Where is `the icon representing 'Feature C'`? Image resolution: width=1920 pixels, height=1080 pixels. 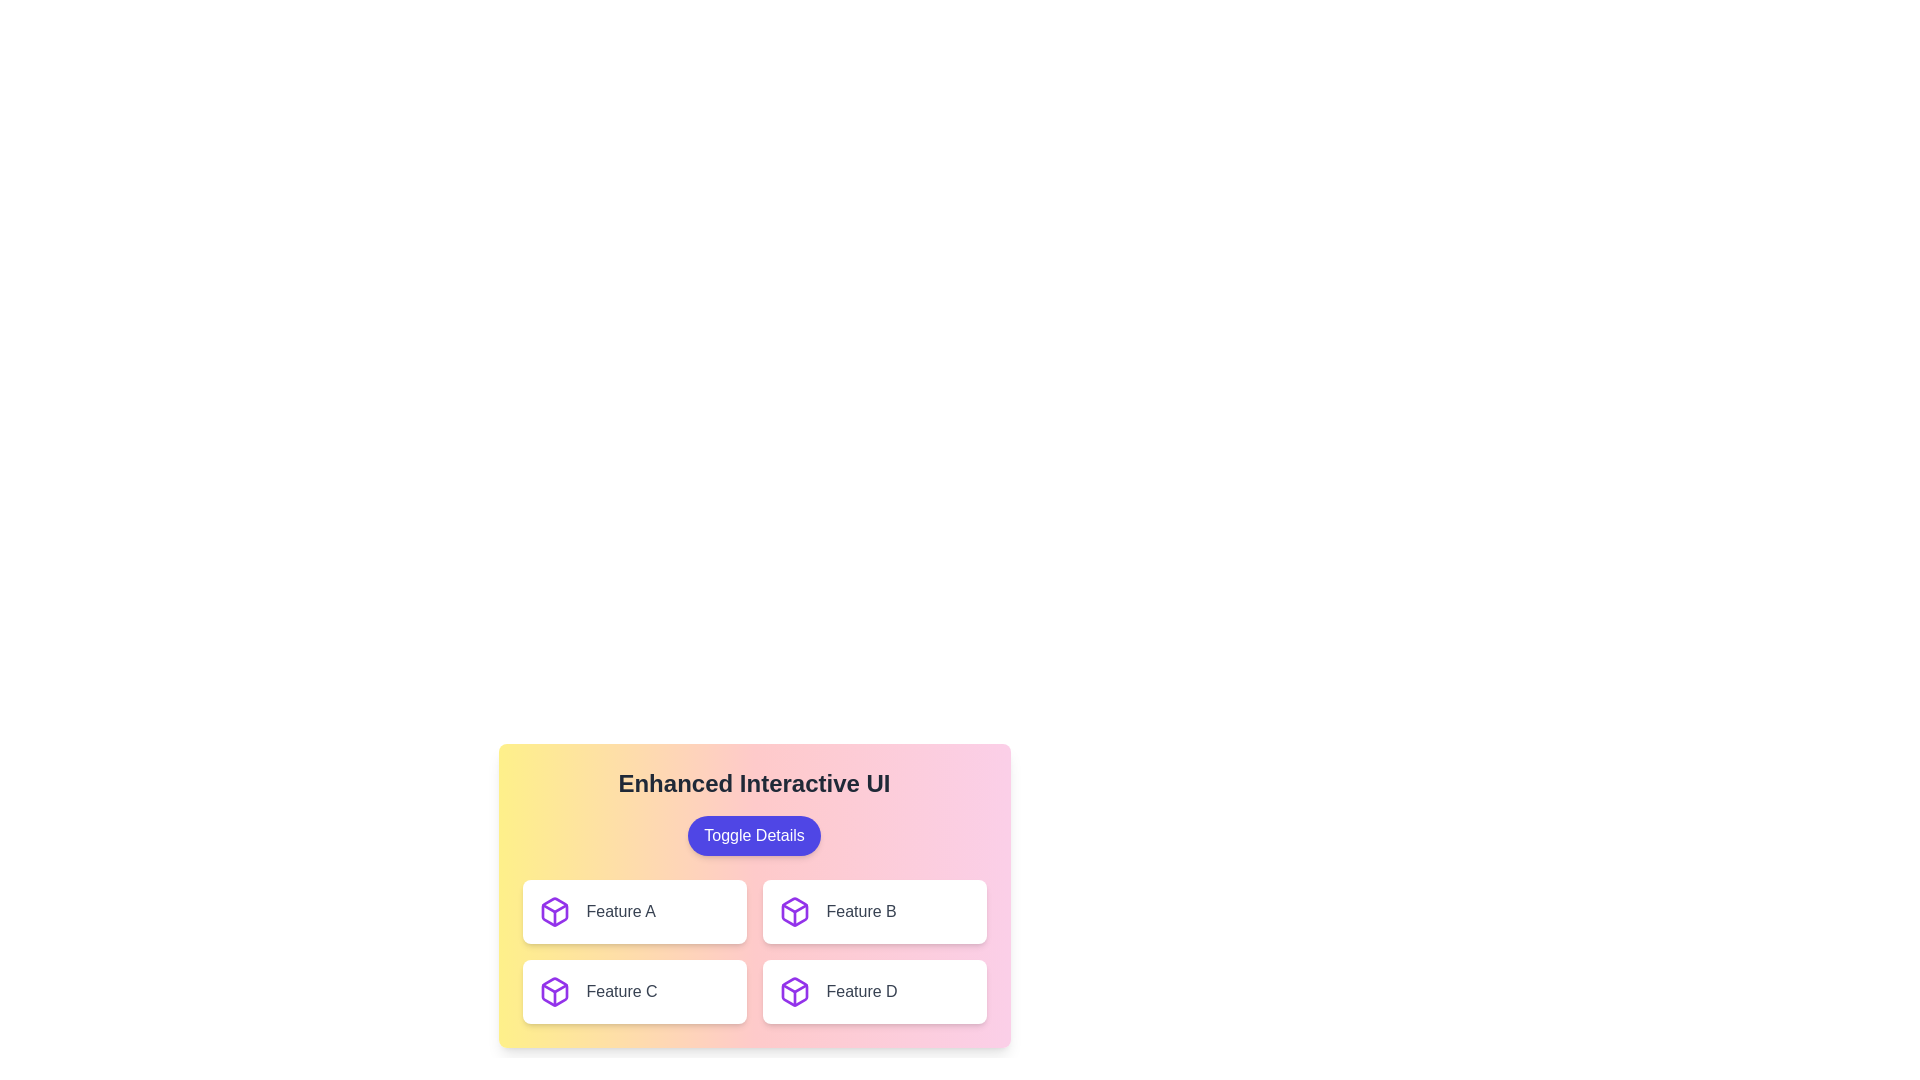 the icon representing 'Feature C' is located at coordinates (554, 991).